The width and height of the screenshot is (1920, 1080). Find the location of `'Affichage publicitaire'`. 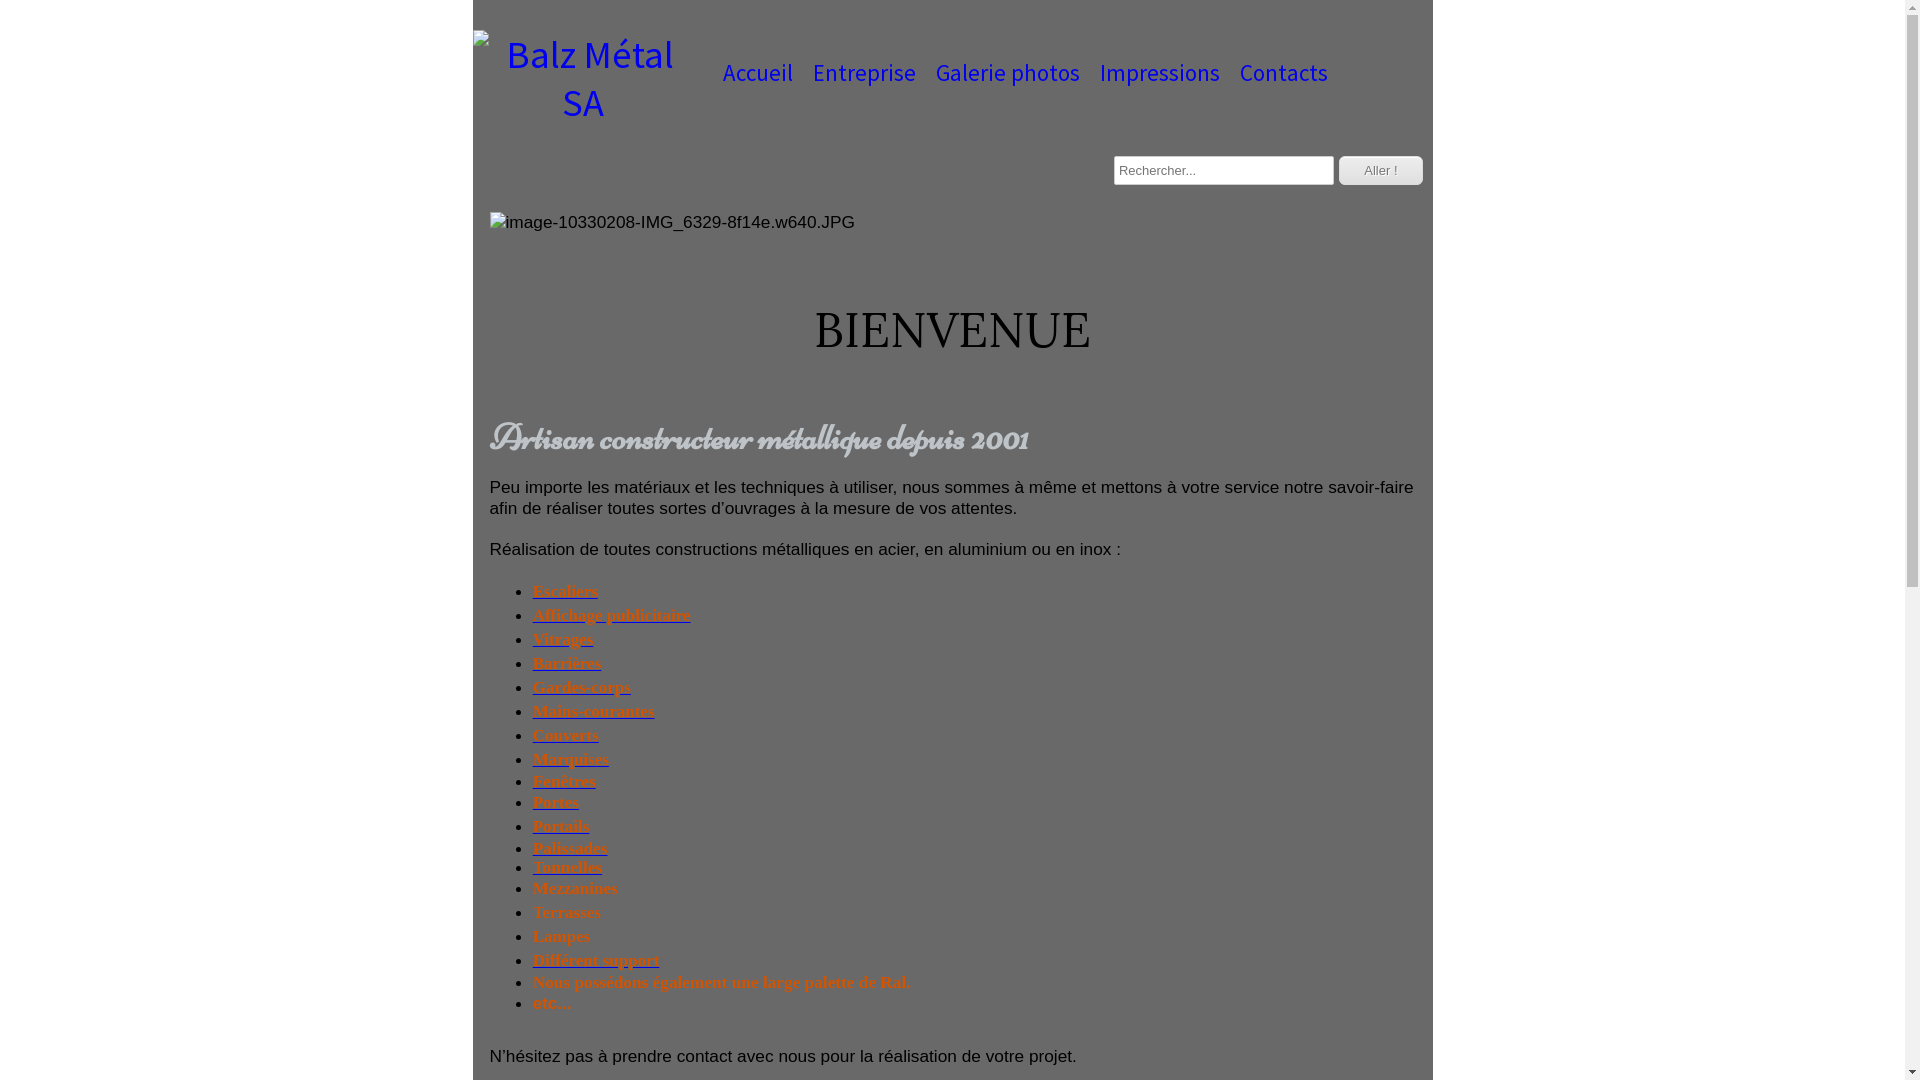

'Affichage publicitaire' is located at coordinates (610, 614).